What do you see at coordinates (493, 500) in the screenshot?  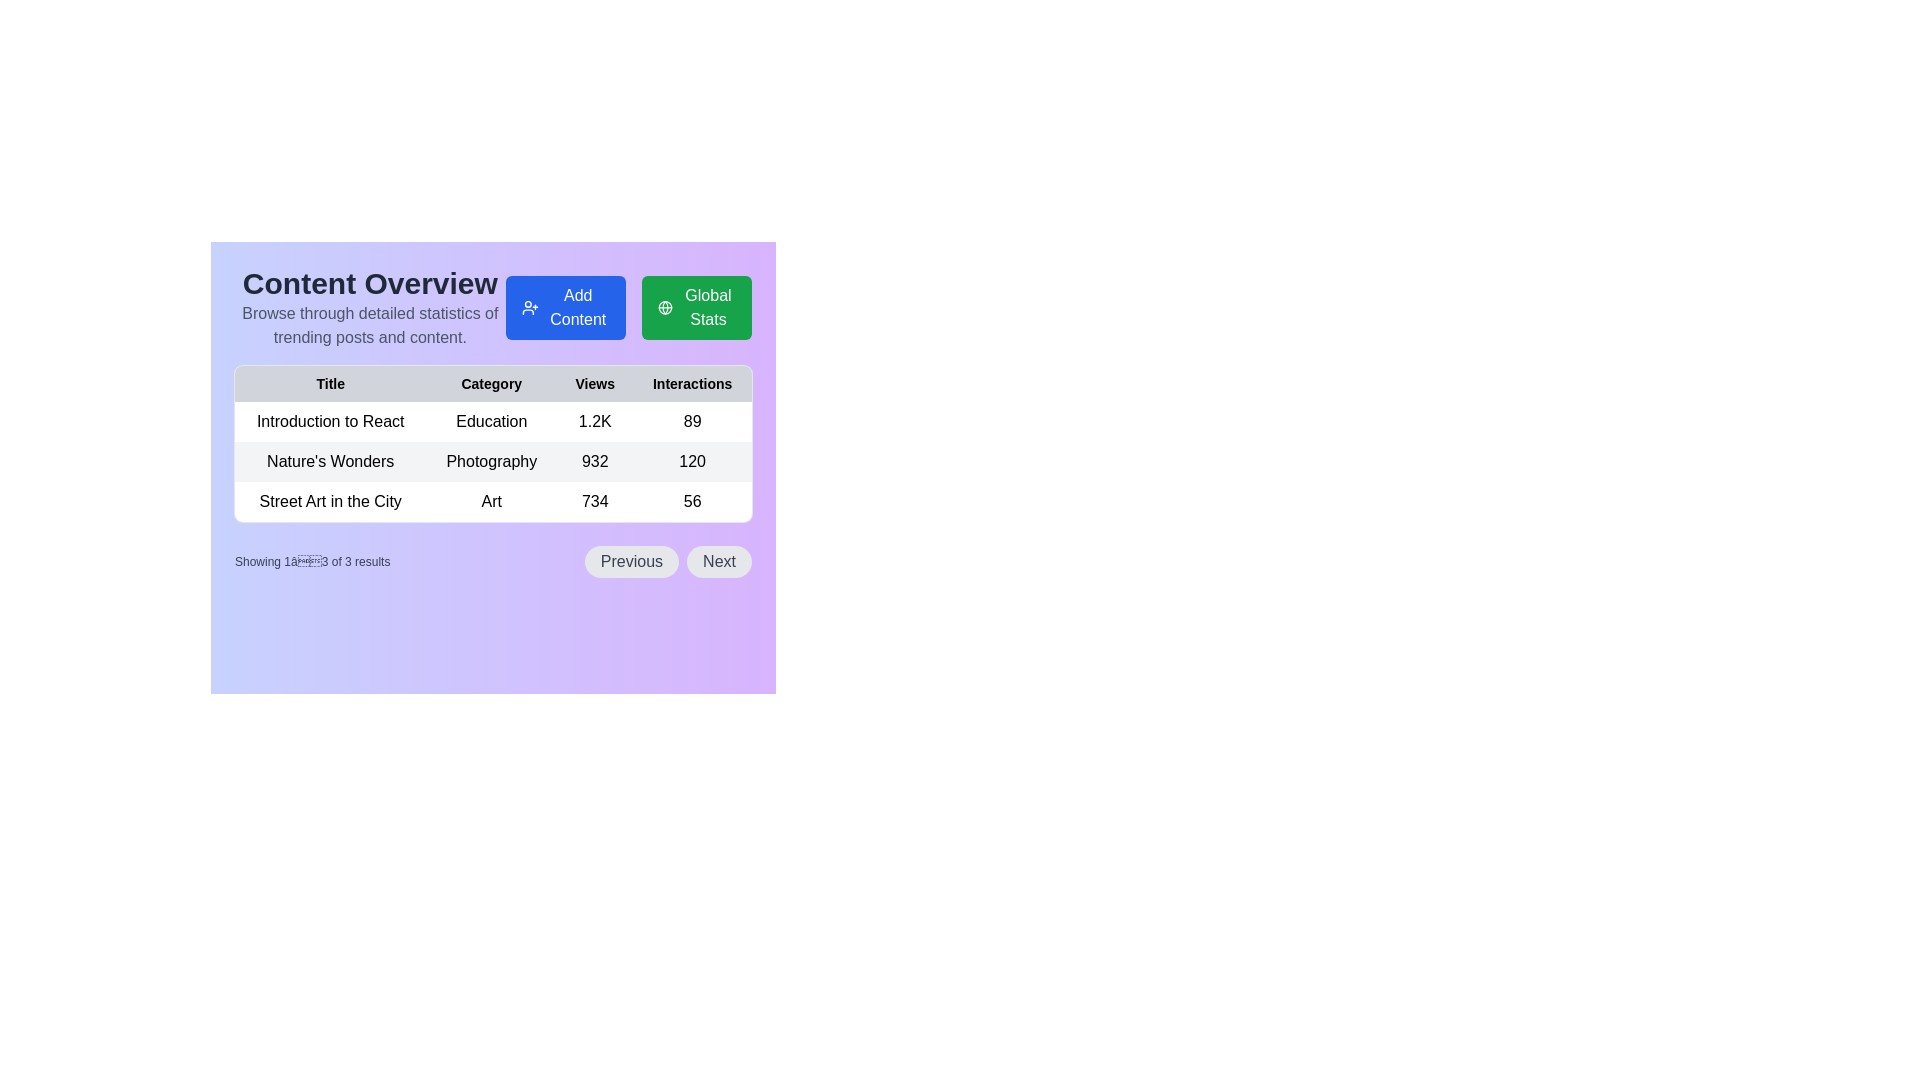 I see `the text label 'Art' located in the third column of the third row of the table under the 'Category' column` at bounding box center [493, 500].